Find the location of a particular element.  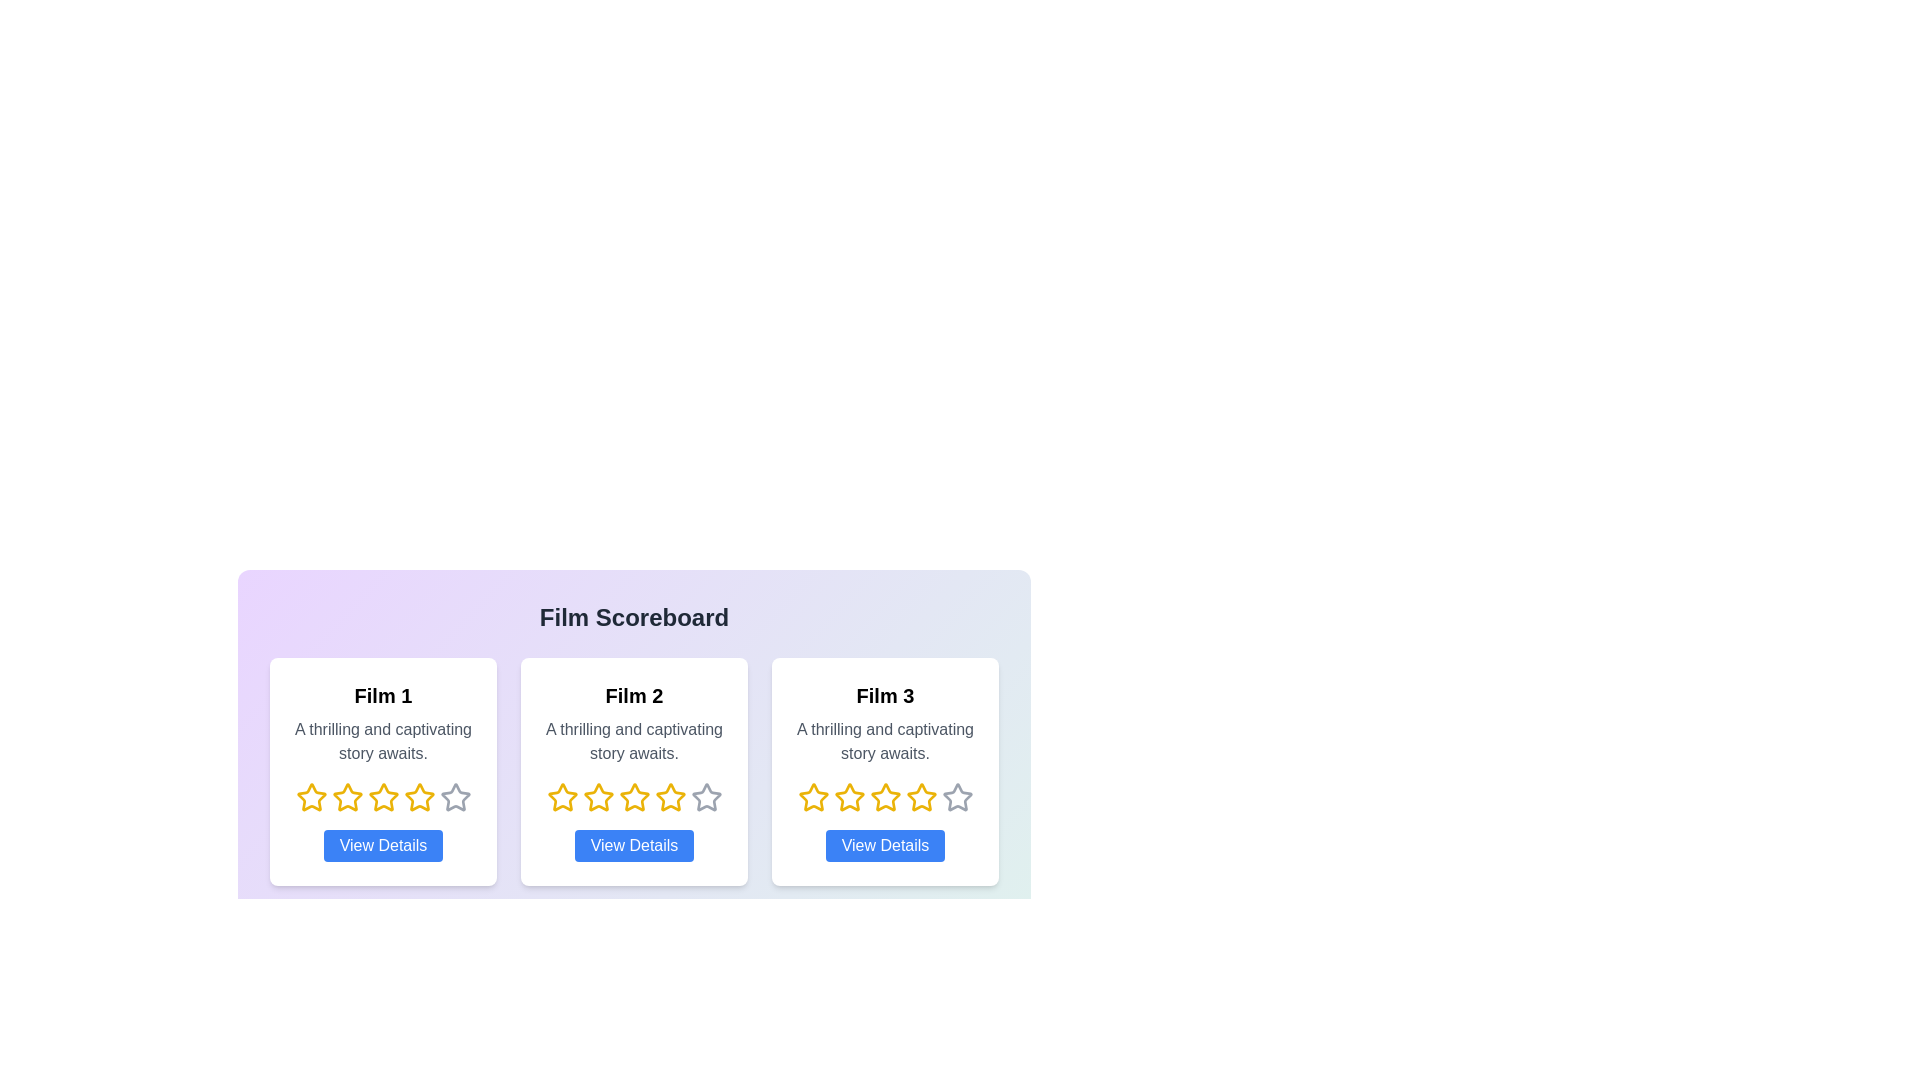

the rating of a film to 5 stars by clicking on the corresponding star is located at coordinates (454, 797).